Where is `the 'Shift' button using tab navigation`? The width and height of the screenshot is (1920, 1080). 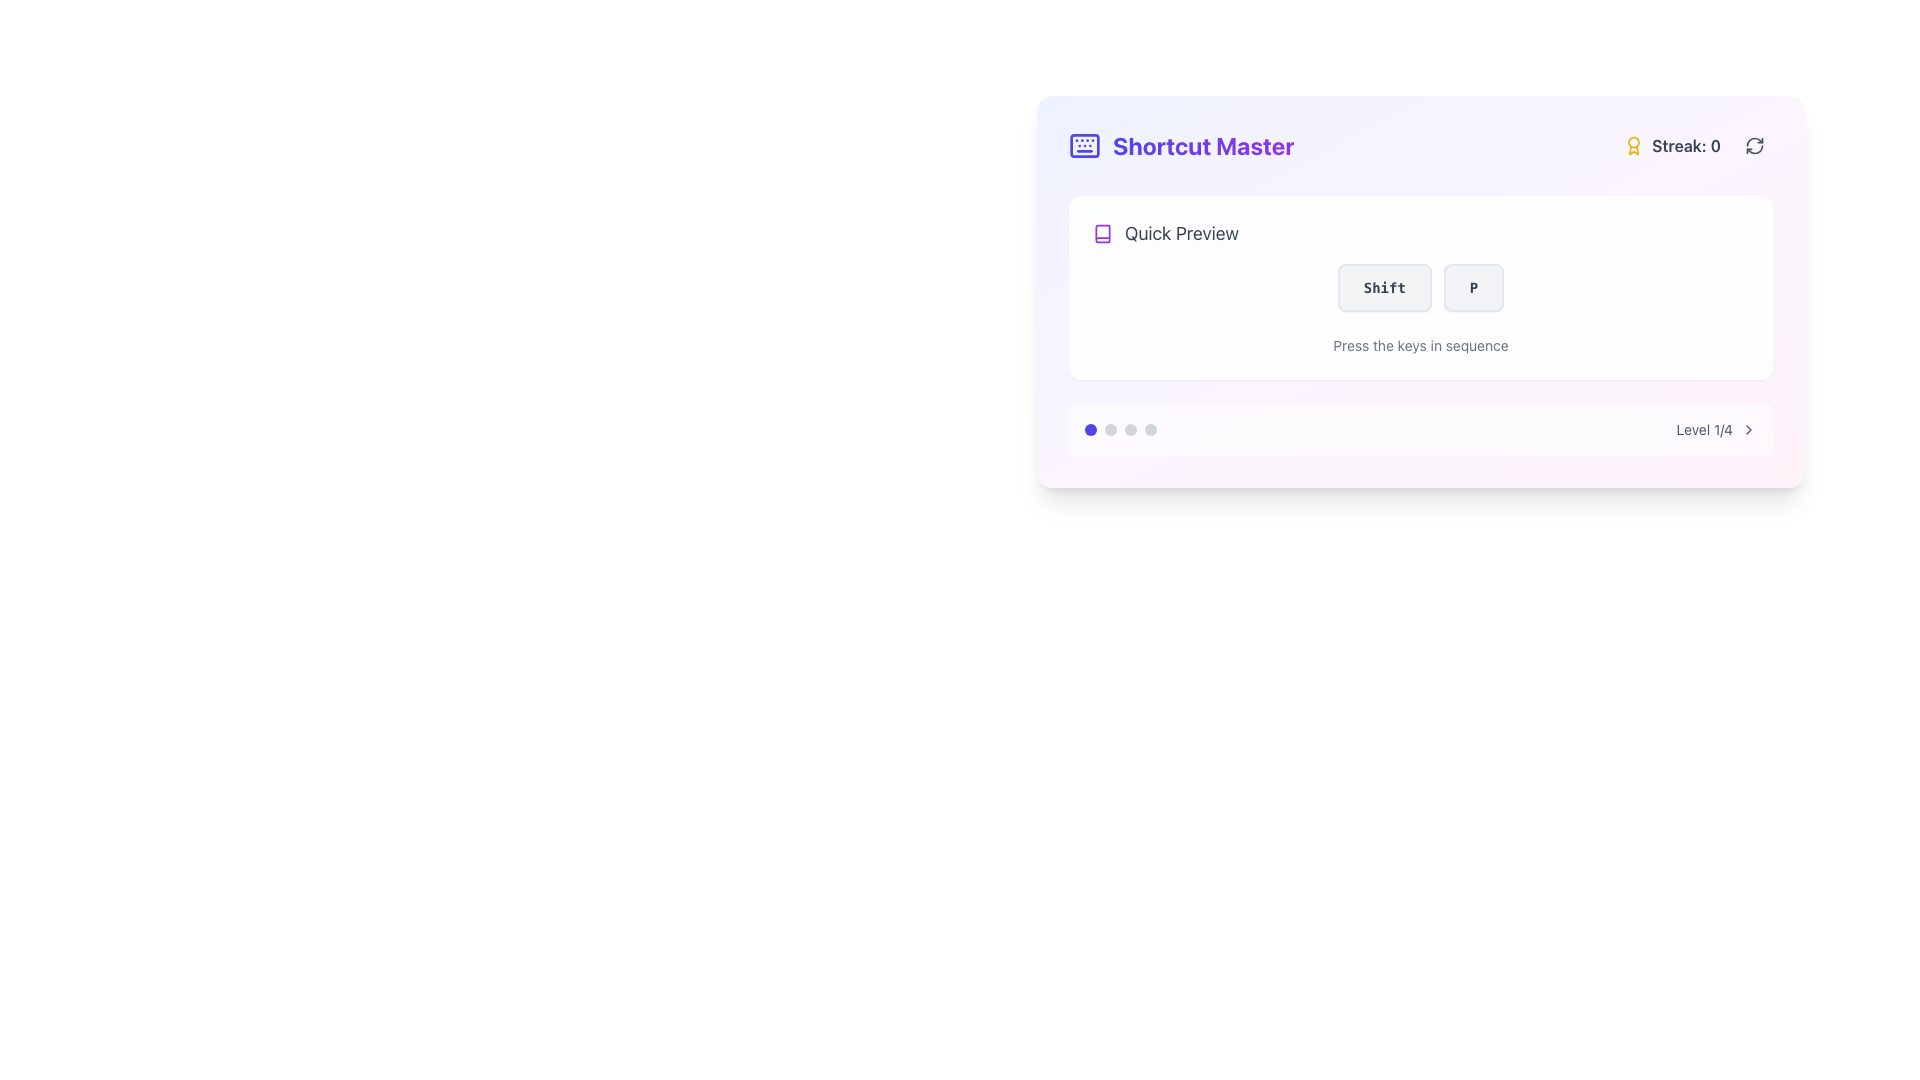 the 'Shift' button using tab navigation is located at coordinates (1383, 288).